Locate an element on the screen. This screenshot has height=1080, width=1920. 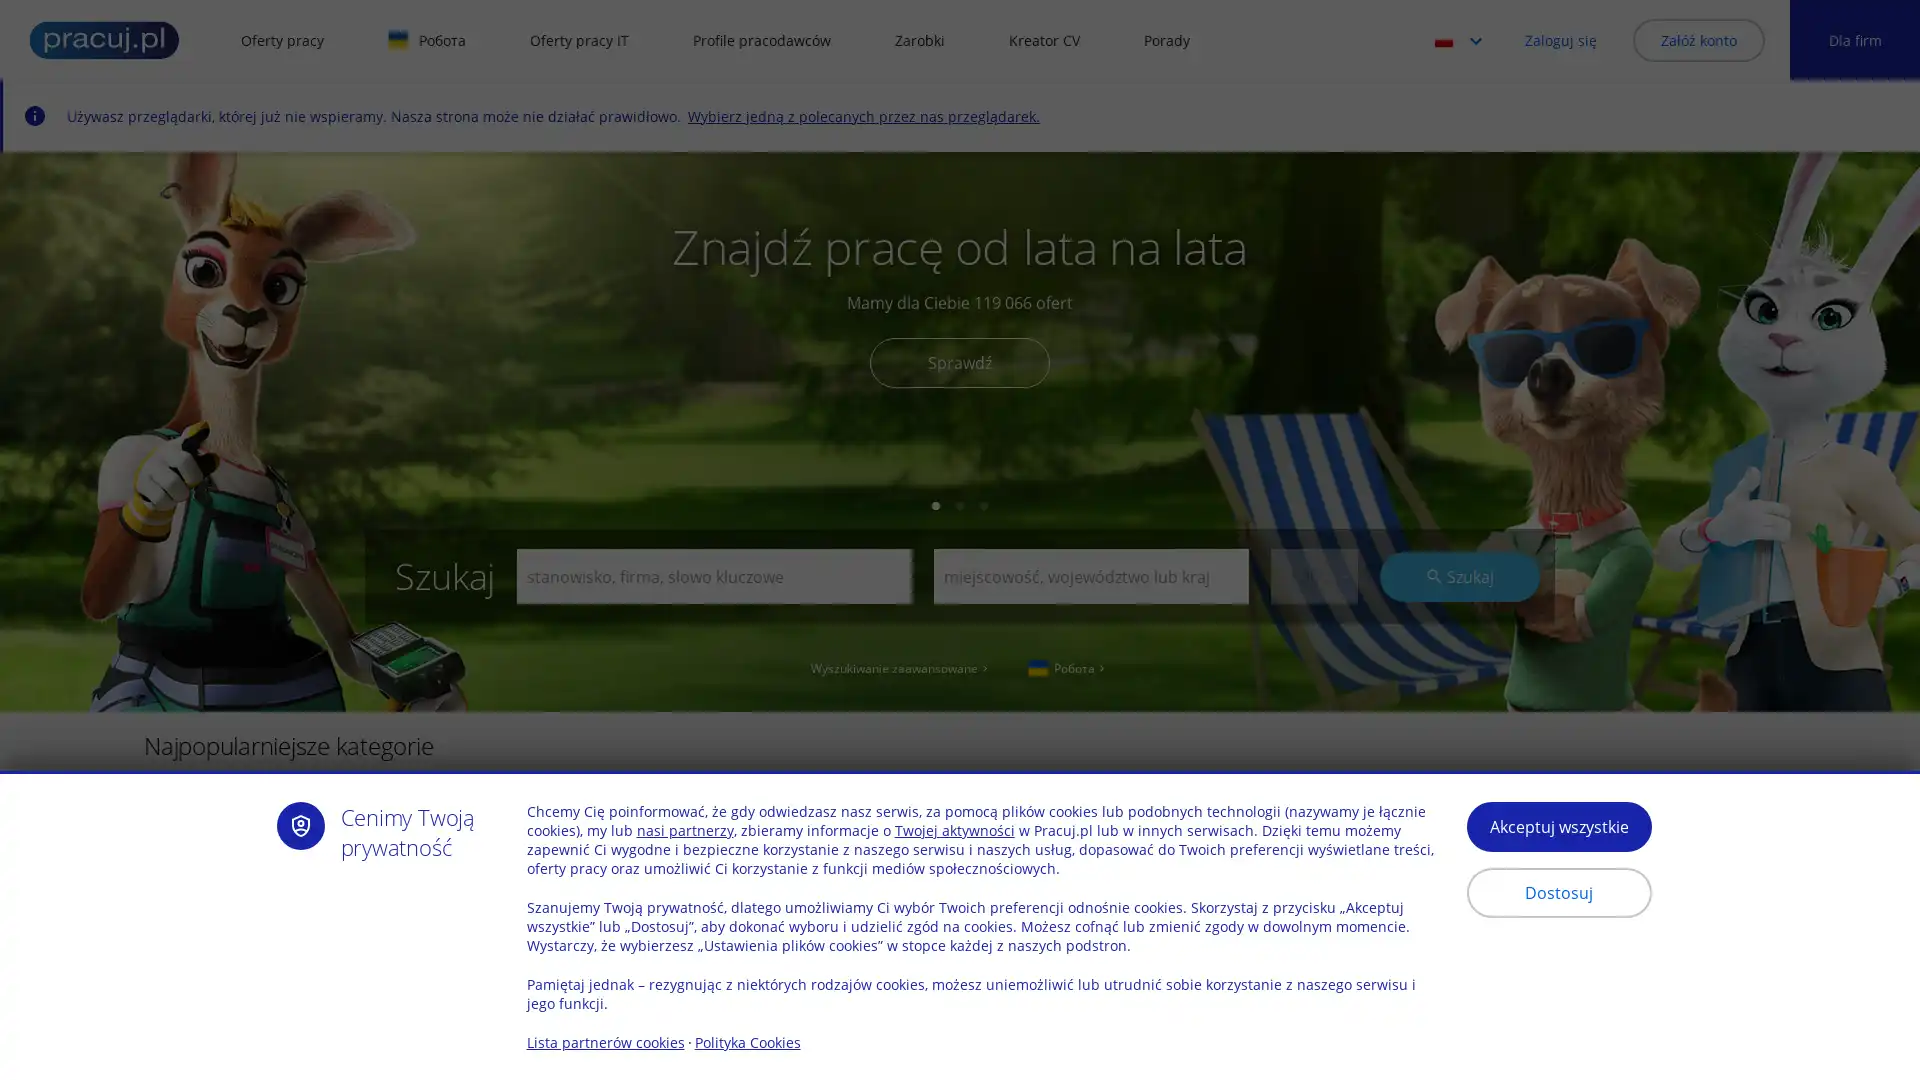
+ 30 km is located at coordinates (1313, 797).